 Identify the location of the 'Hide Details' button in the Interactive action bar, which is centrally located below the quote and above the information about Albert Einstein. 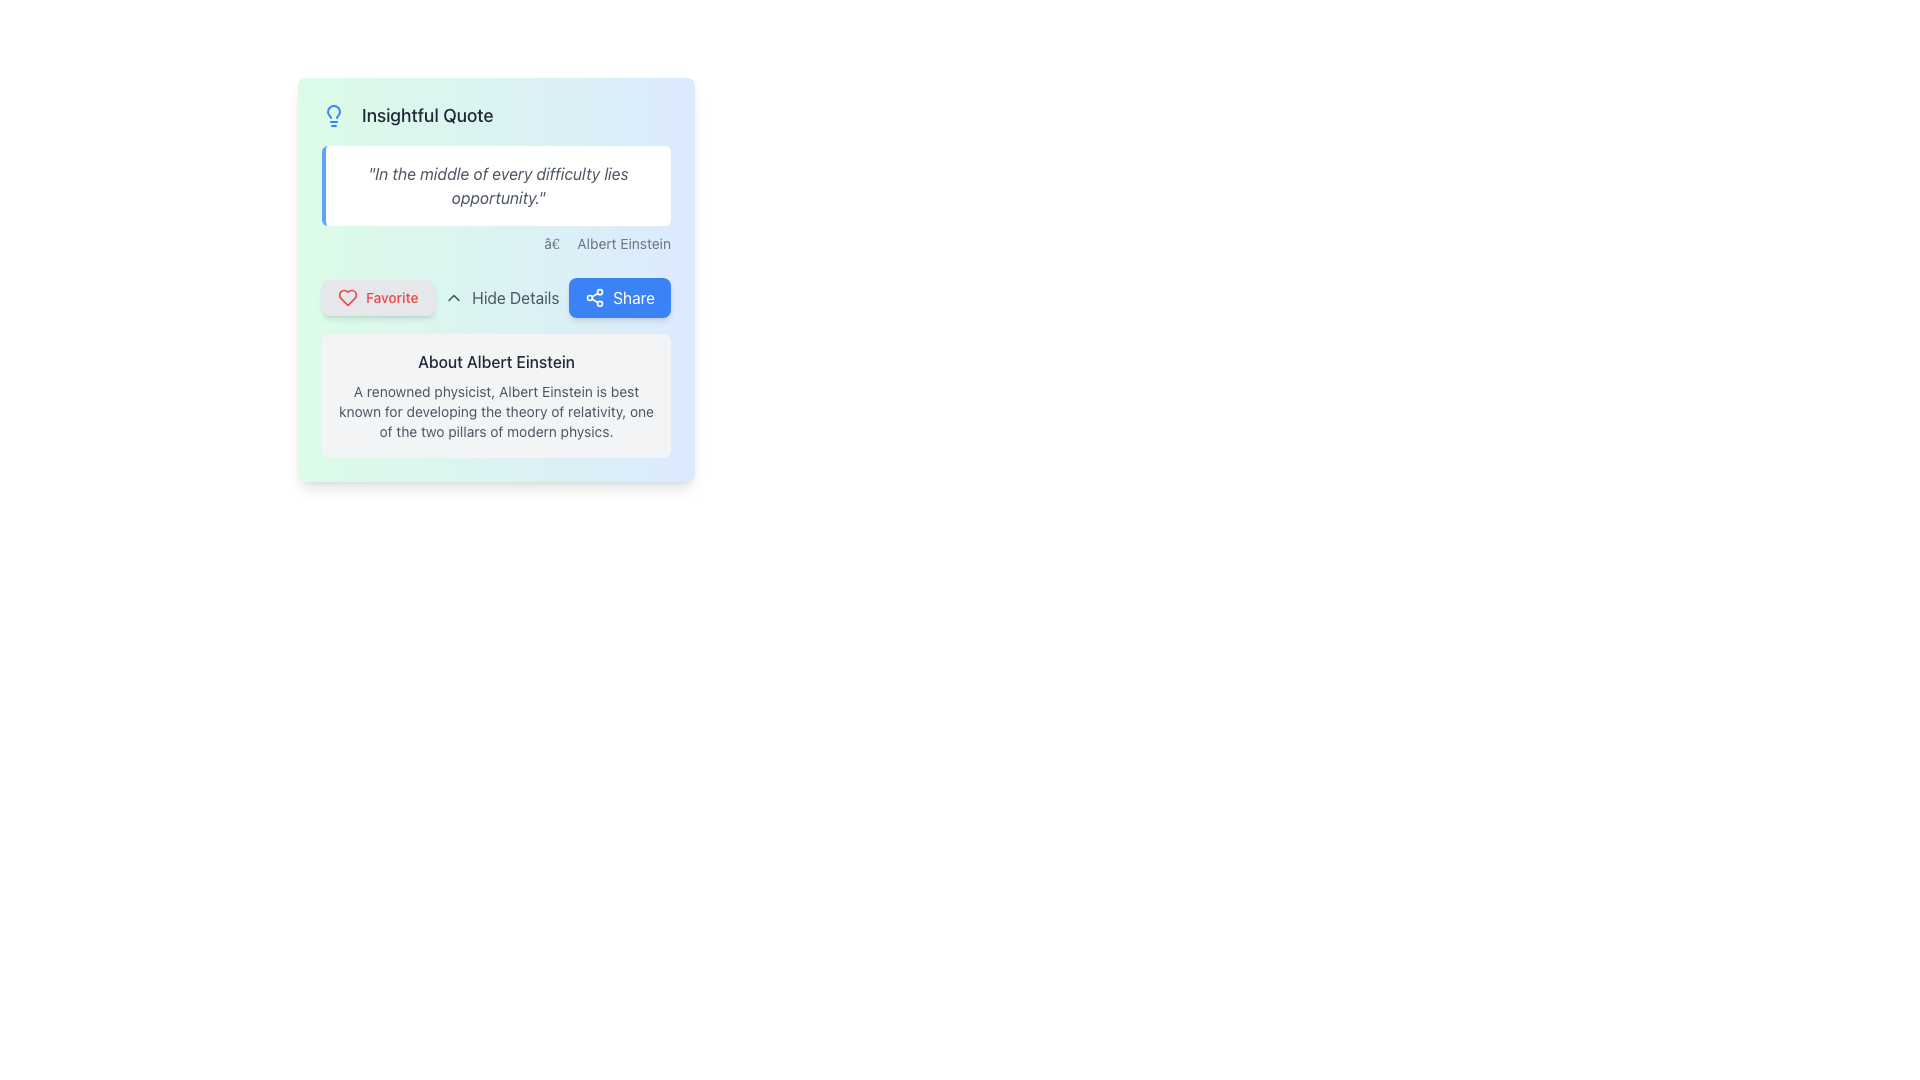
(496, 297).